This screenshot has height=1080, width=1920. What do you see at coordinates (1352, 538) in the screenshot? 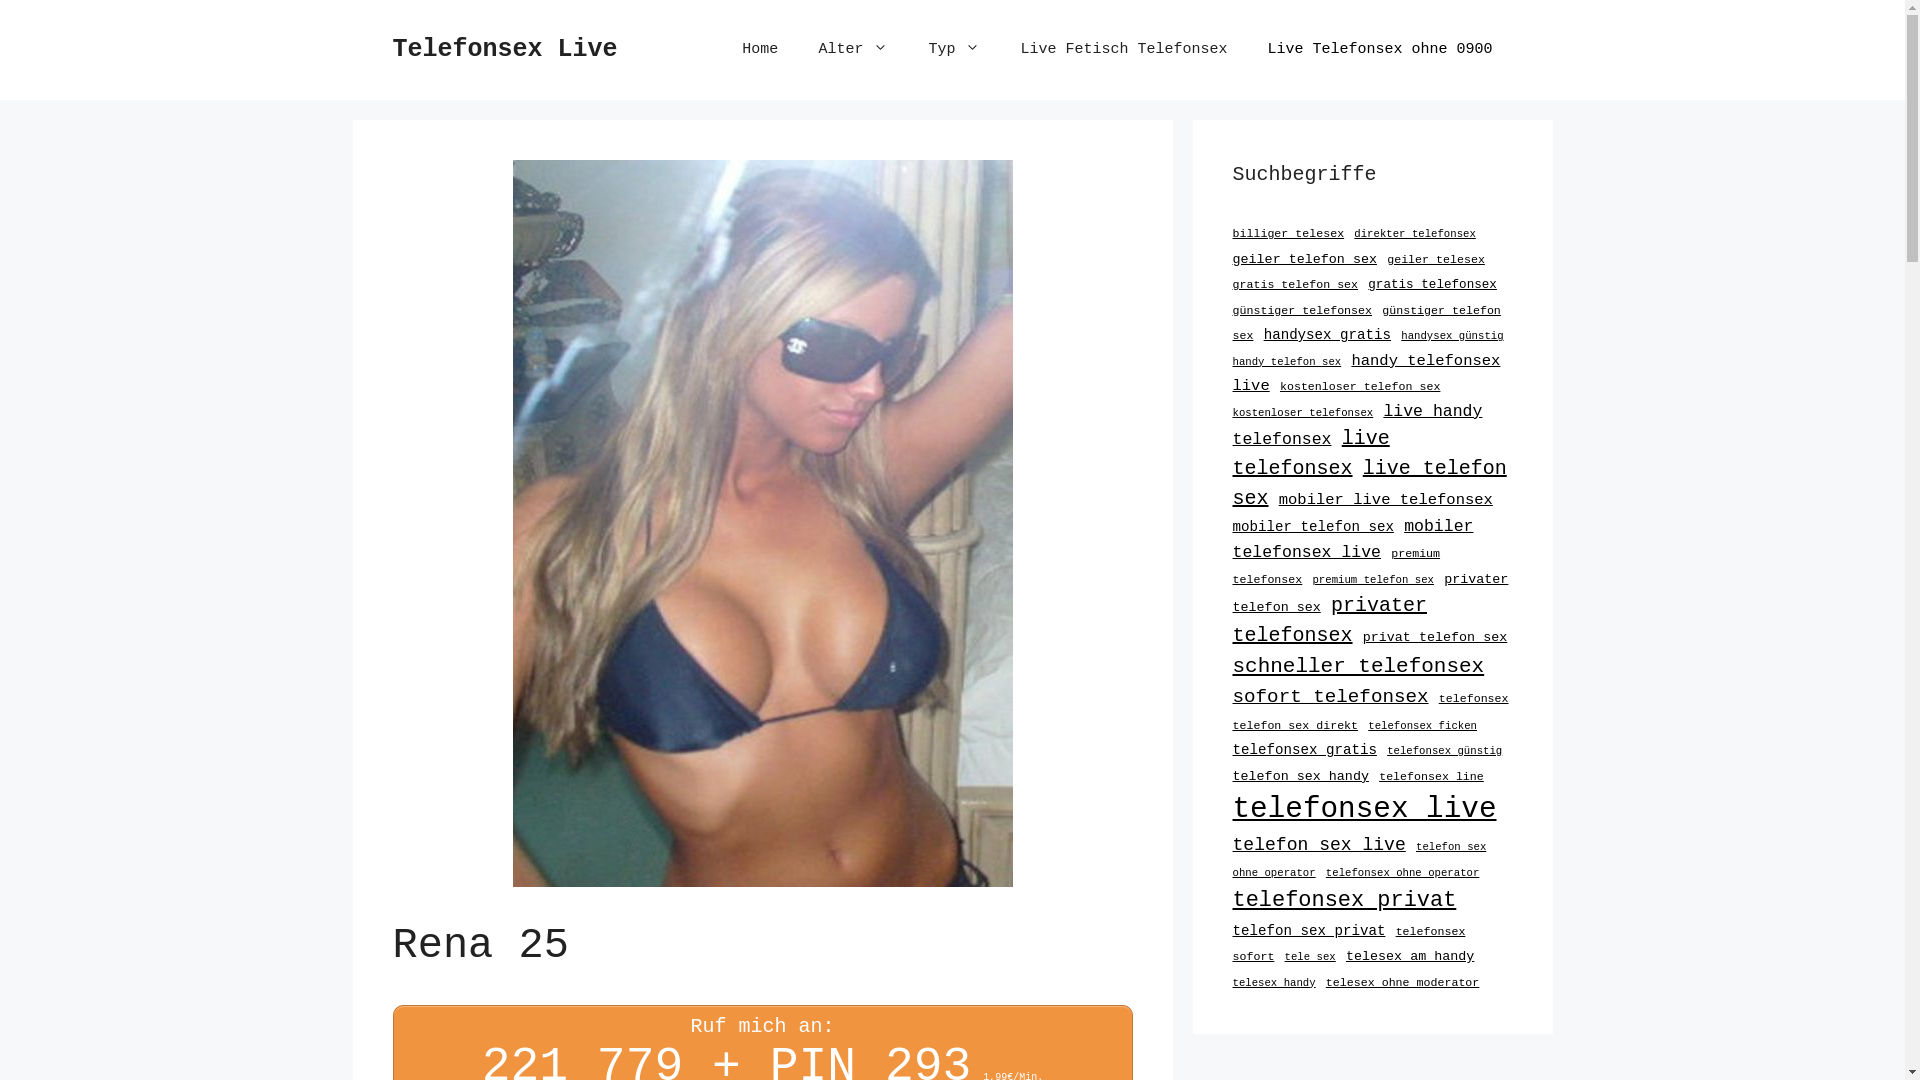
I see `'mobiler telefonsex live'` at bounding box center [1352, 538].